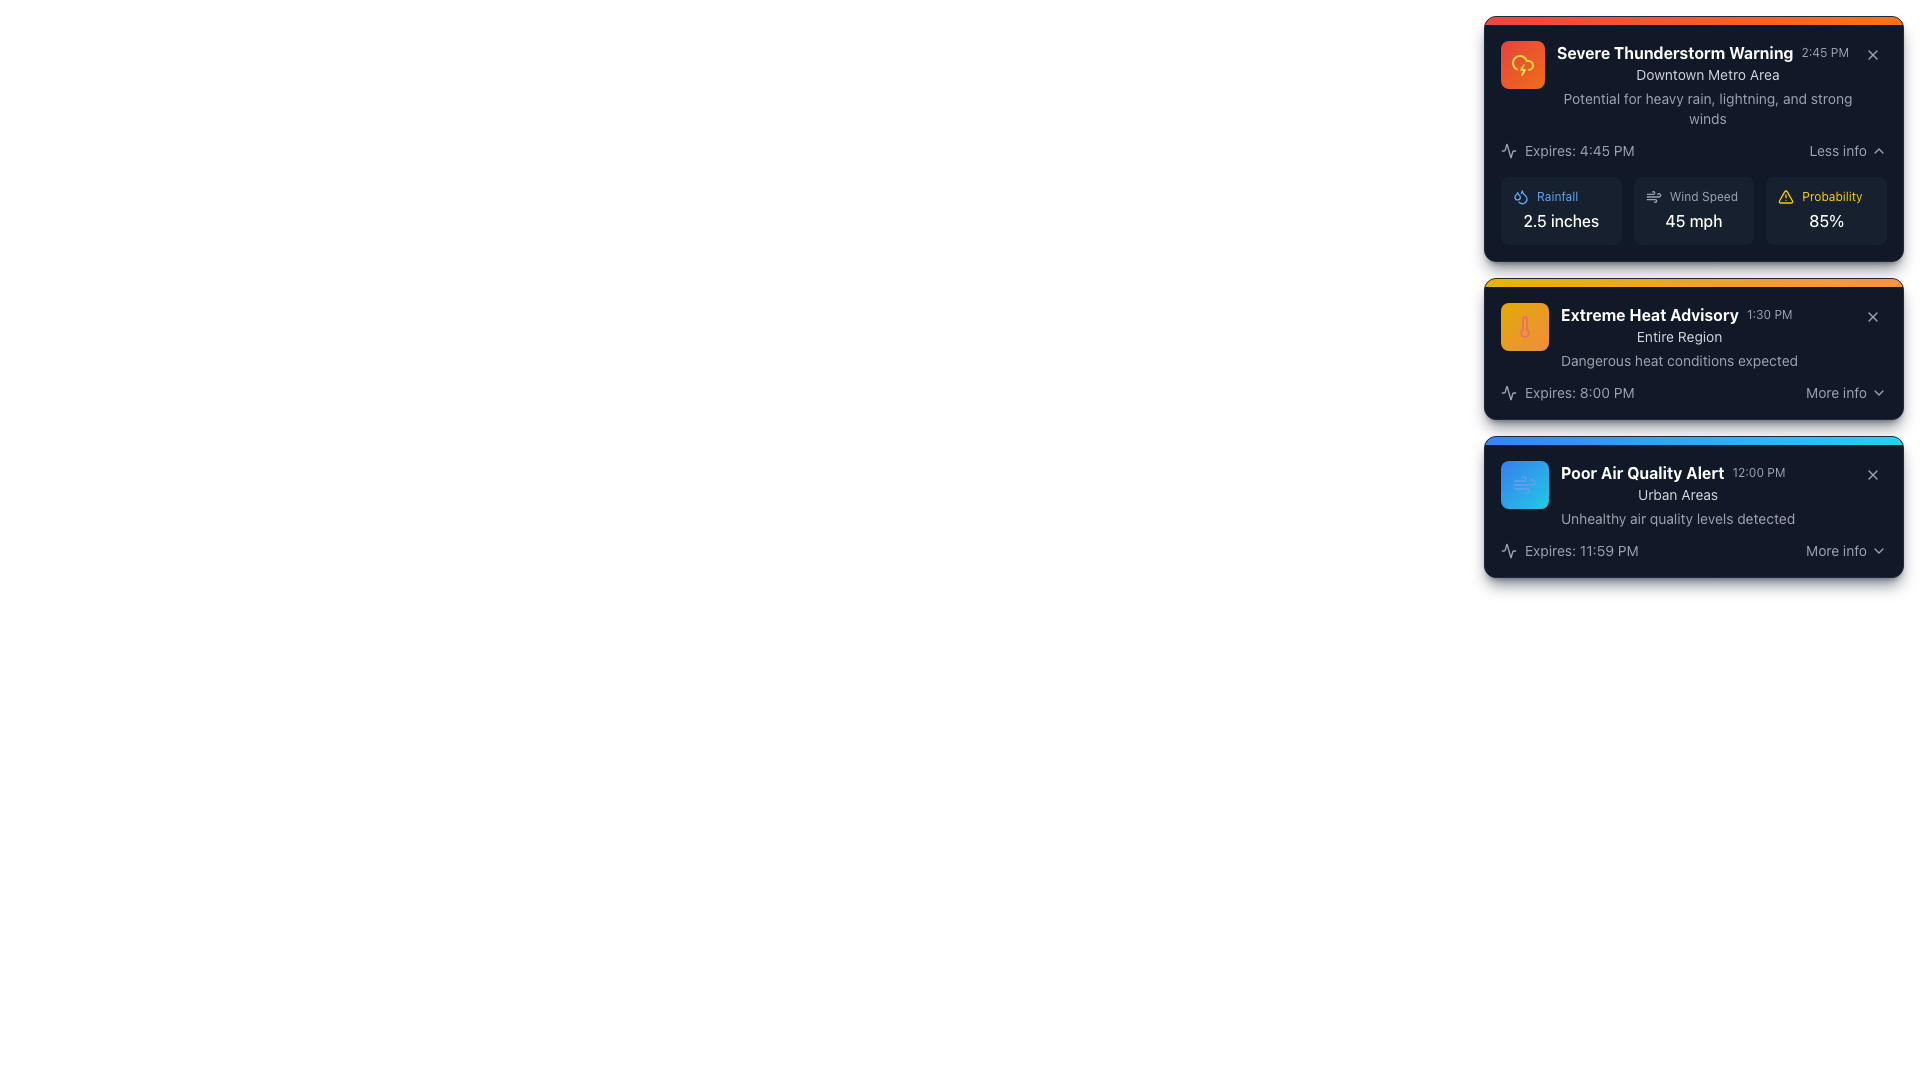  What do you see at coordinates (1653, 196) in the screenshot?
I see `the streamlined wind patterns icon located to the left of the 'Wind Speed' label within the 'Severe Thunderstorm Warning' card` at bounding box center [1653, 196].